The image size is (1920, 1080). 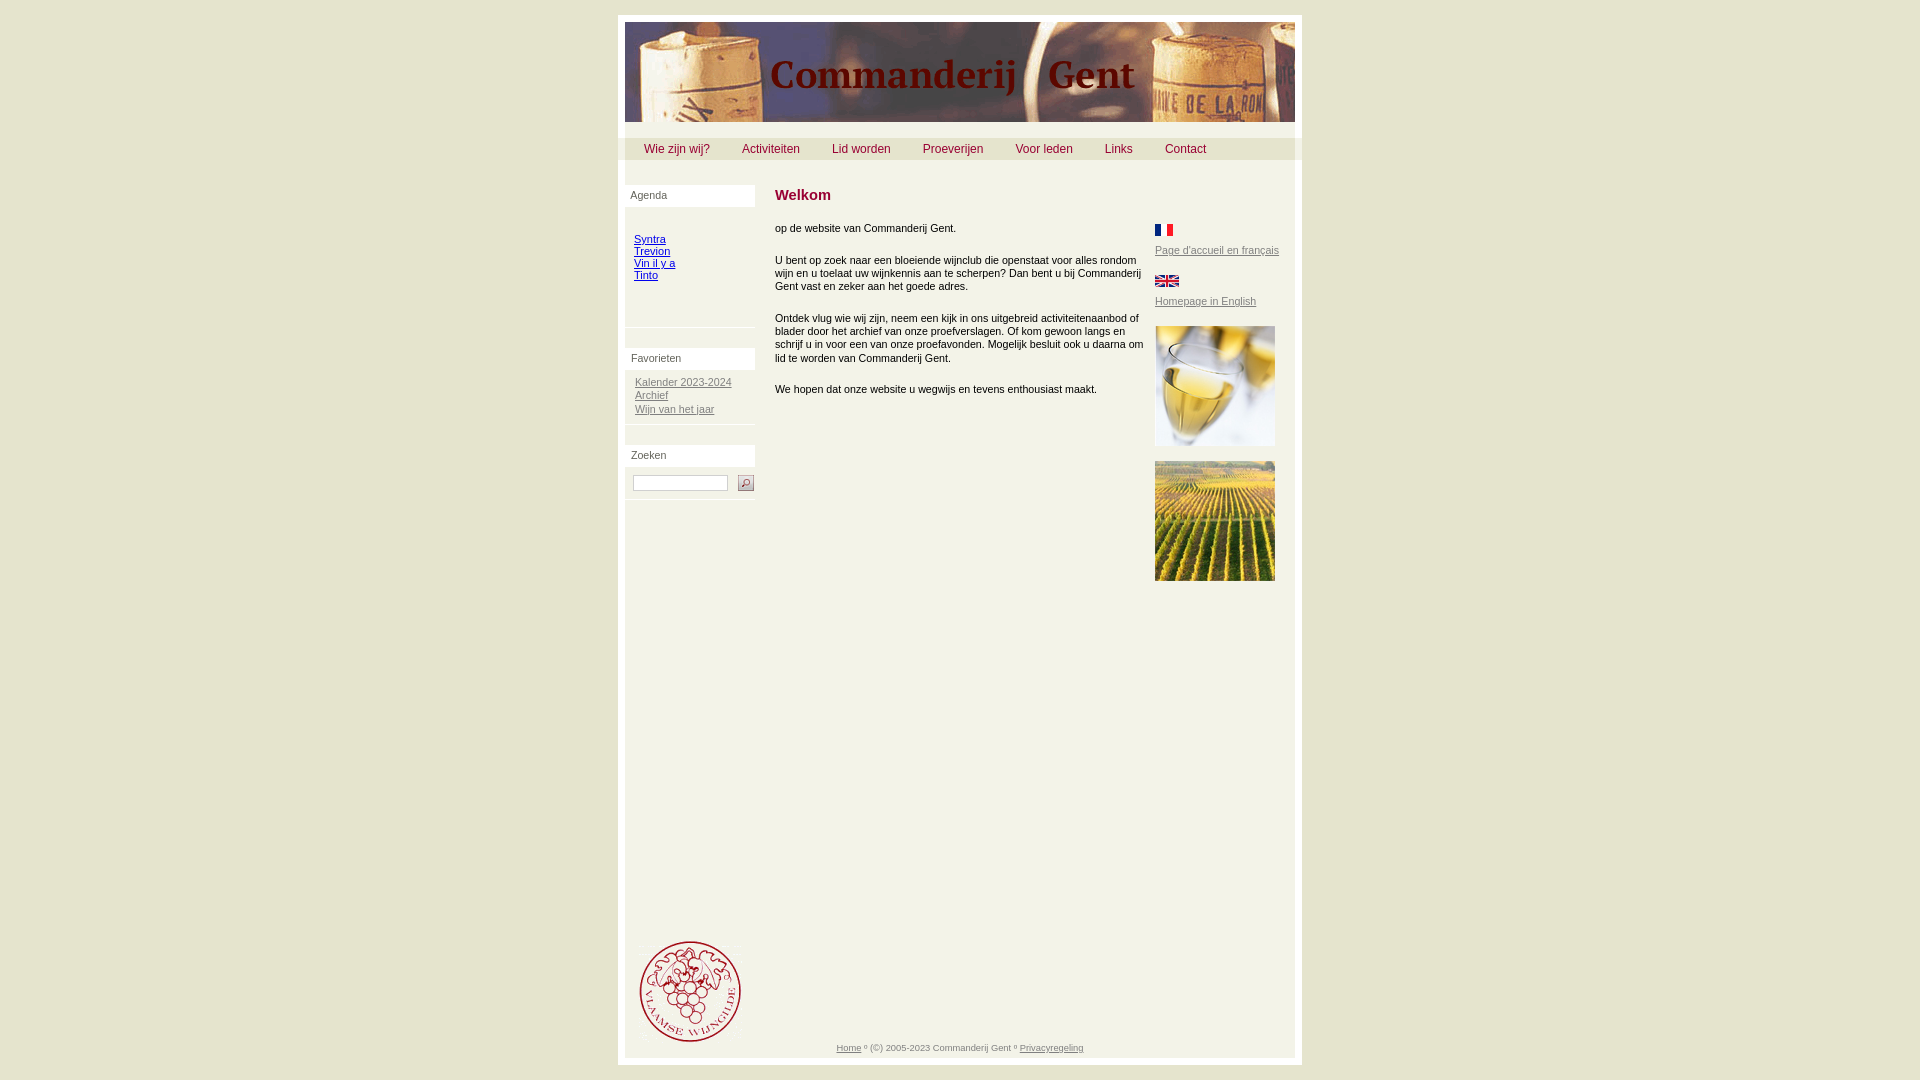 What do you see at coordinates (1117, 148) in the screenshot?
I see `'Links'` at bounding box center [1117, 148].